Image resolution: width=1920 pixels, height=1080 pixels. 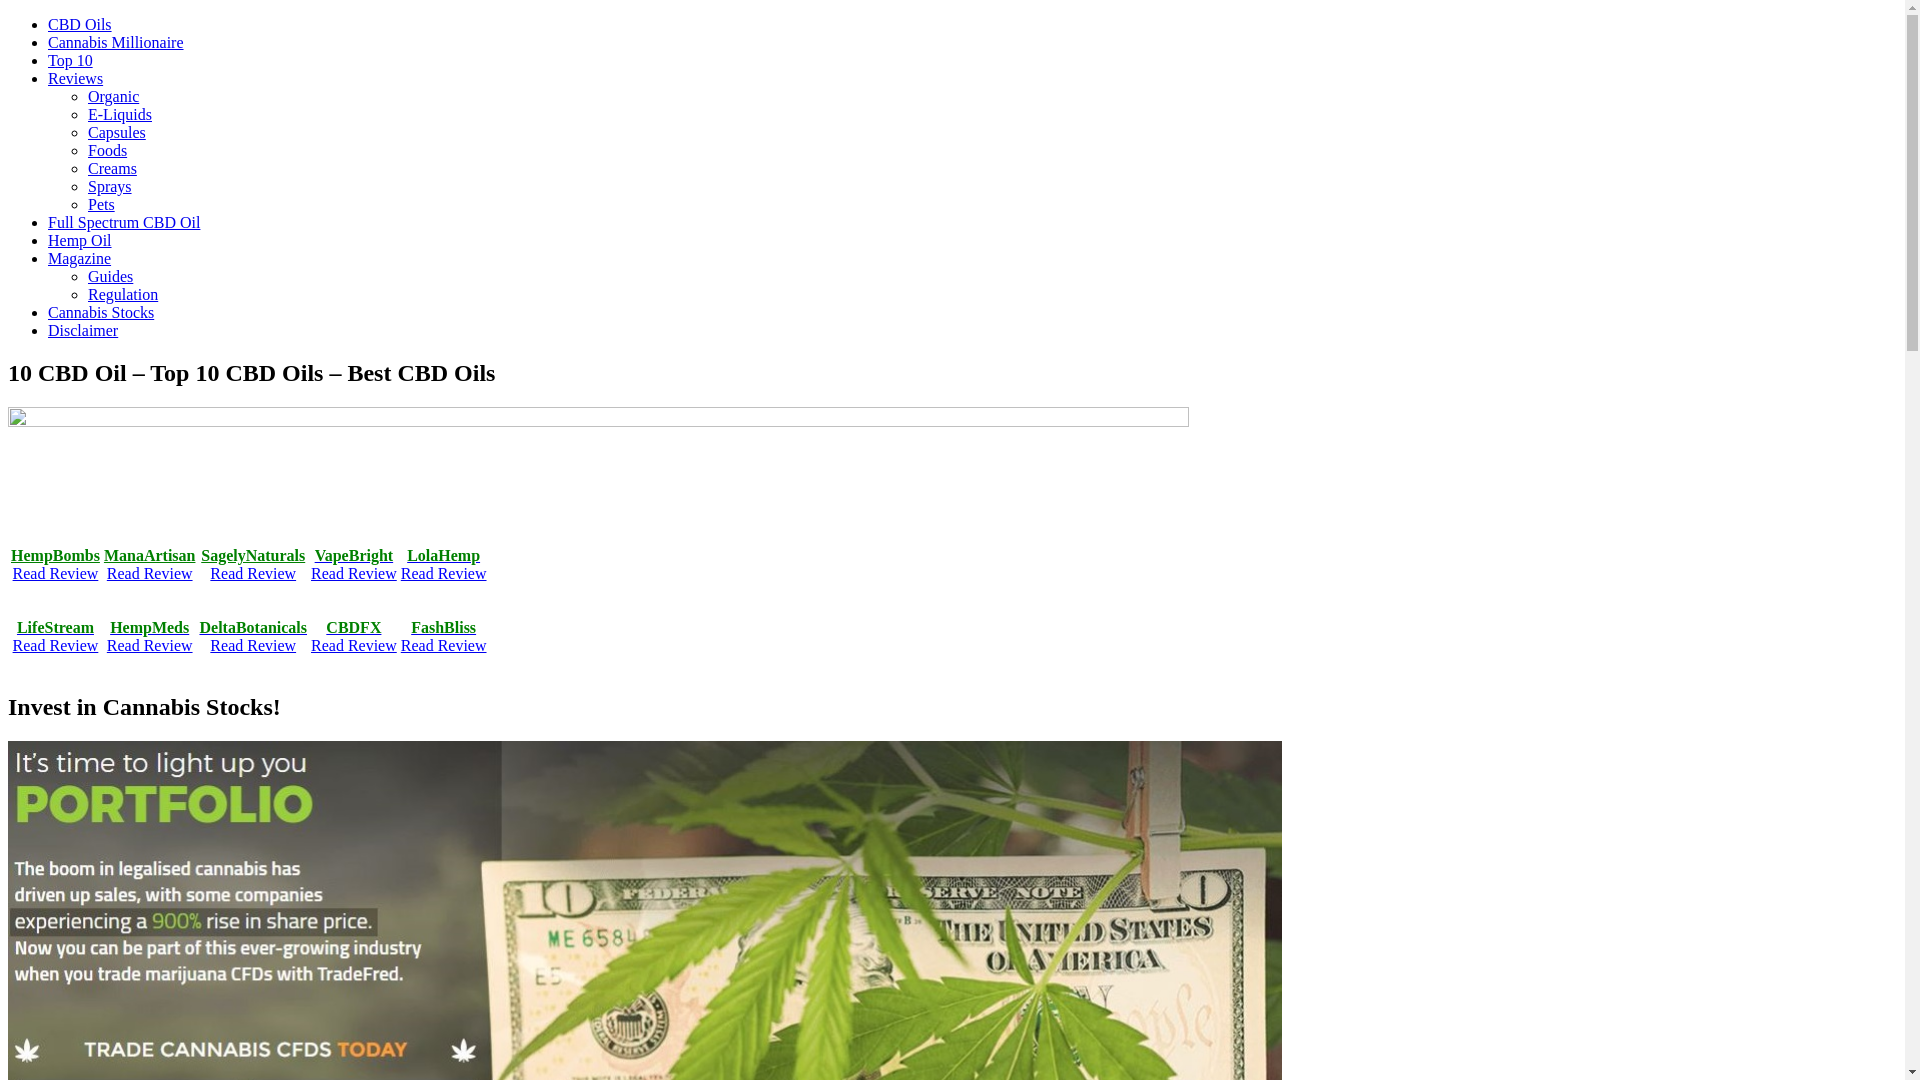 I want to click on 'DeltaBotanicals, so click(x=252, y=636).